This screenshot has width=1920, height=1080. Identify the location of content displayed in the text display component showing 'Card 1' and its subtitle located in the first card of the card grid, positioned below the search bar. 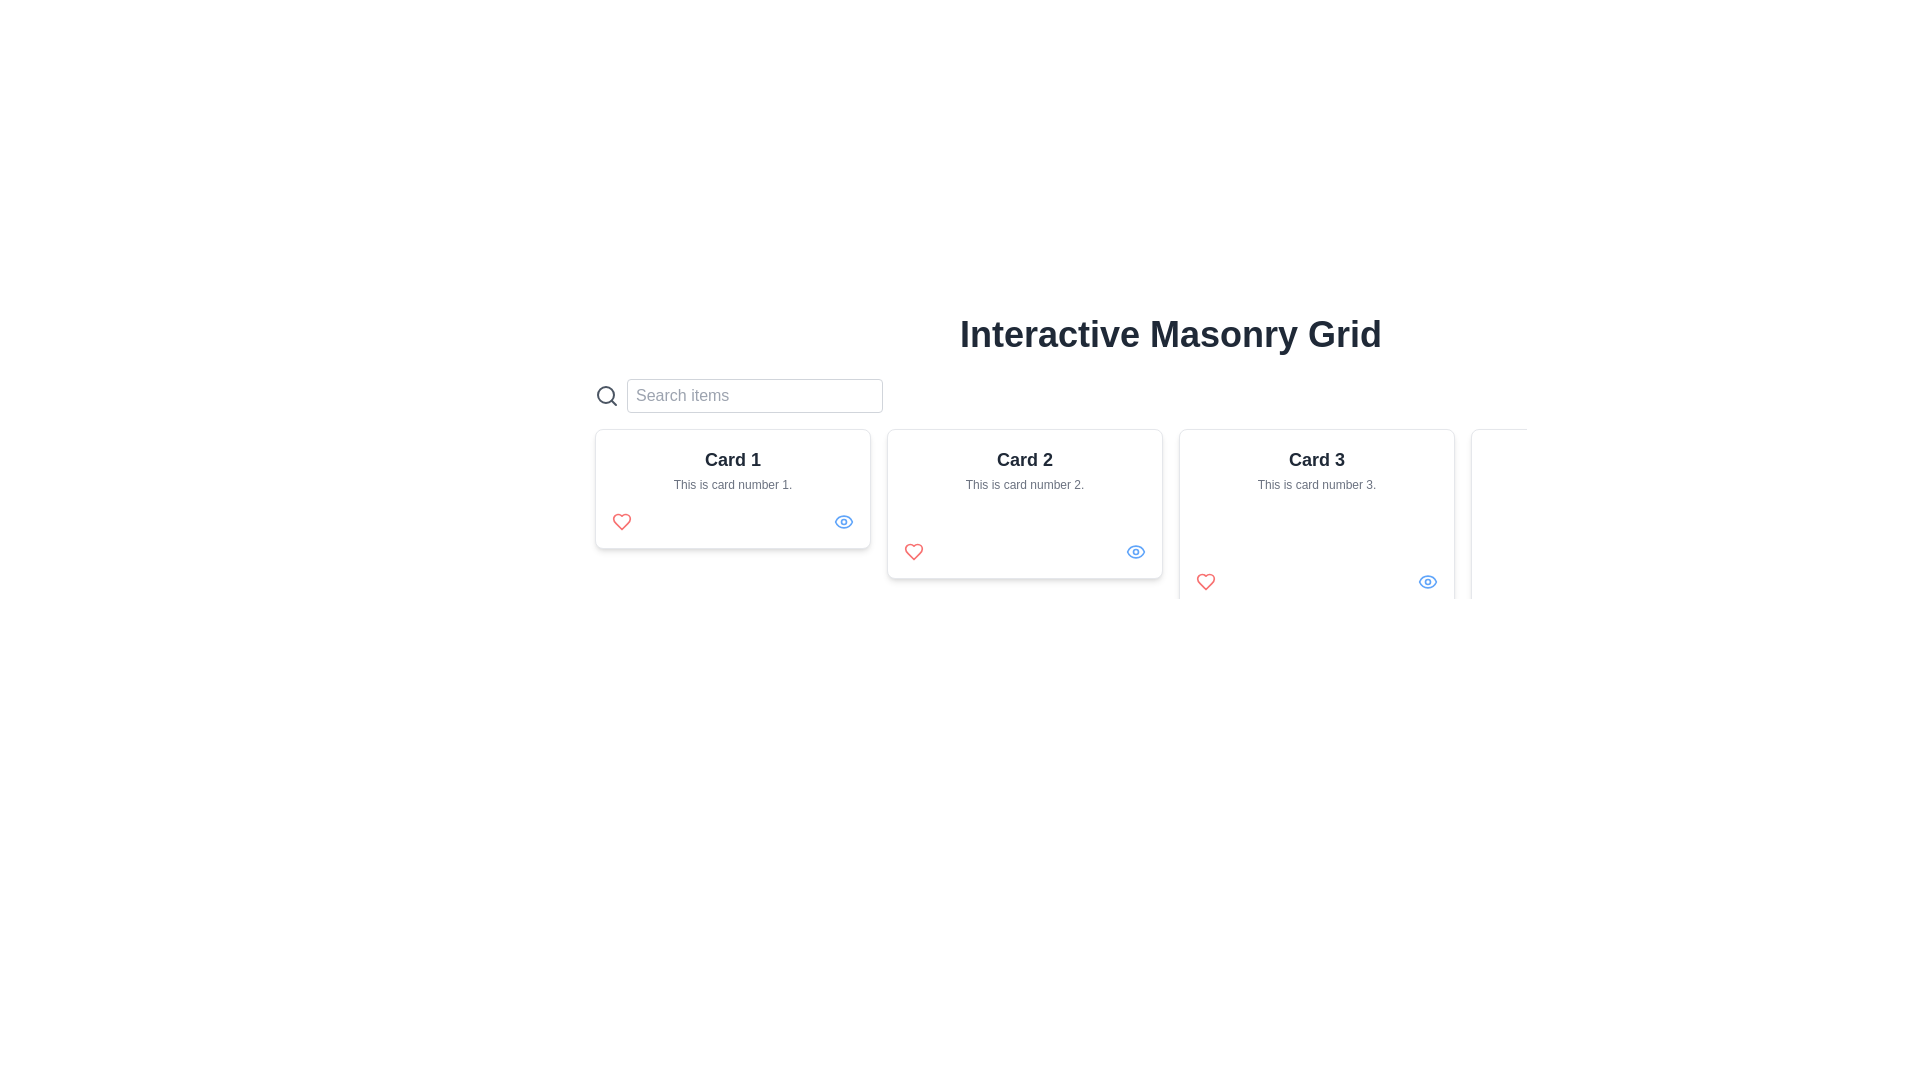
(732, 469).